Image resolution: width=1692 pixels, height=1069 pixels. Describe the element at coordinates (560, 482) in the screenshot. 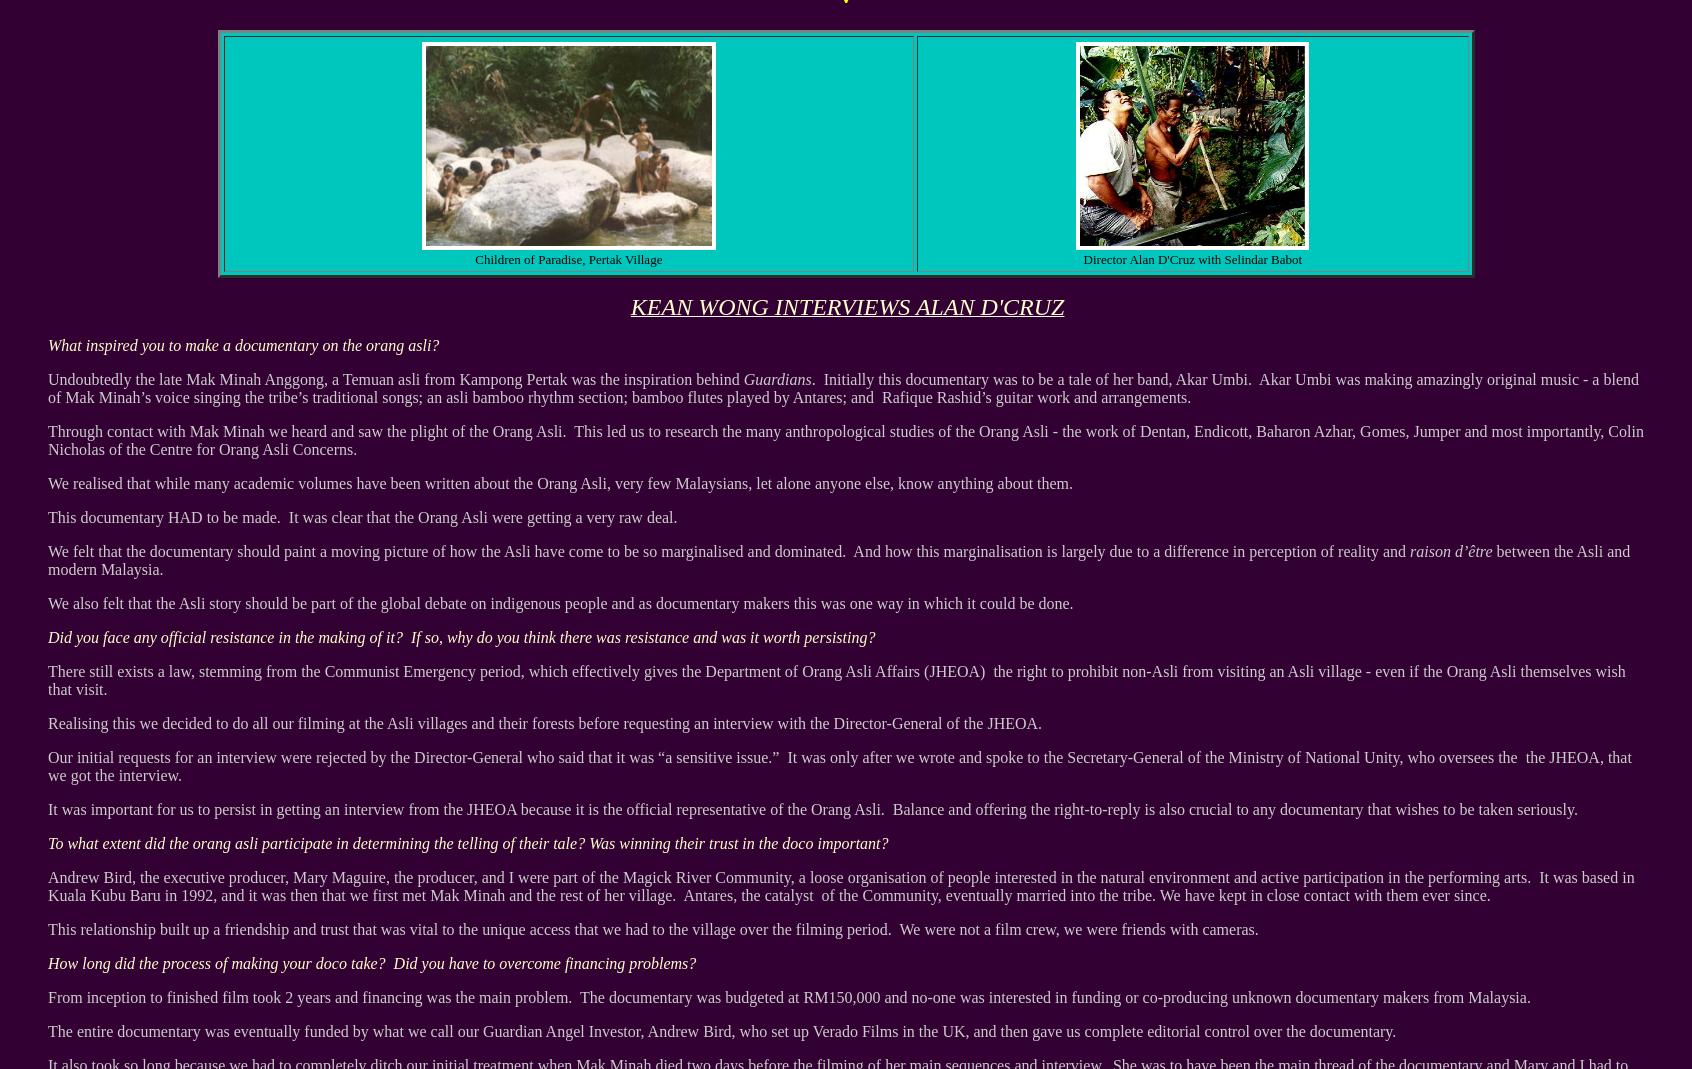

I see `'We realised that while many academic volumes have
been written about the Orang Asli, very few Malaysians, let alone anyone
else, know anything about them.'` at that location.